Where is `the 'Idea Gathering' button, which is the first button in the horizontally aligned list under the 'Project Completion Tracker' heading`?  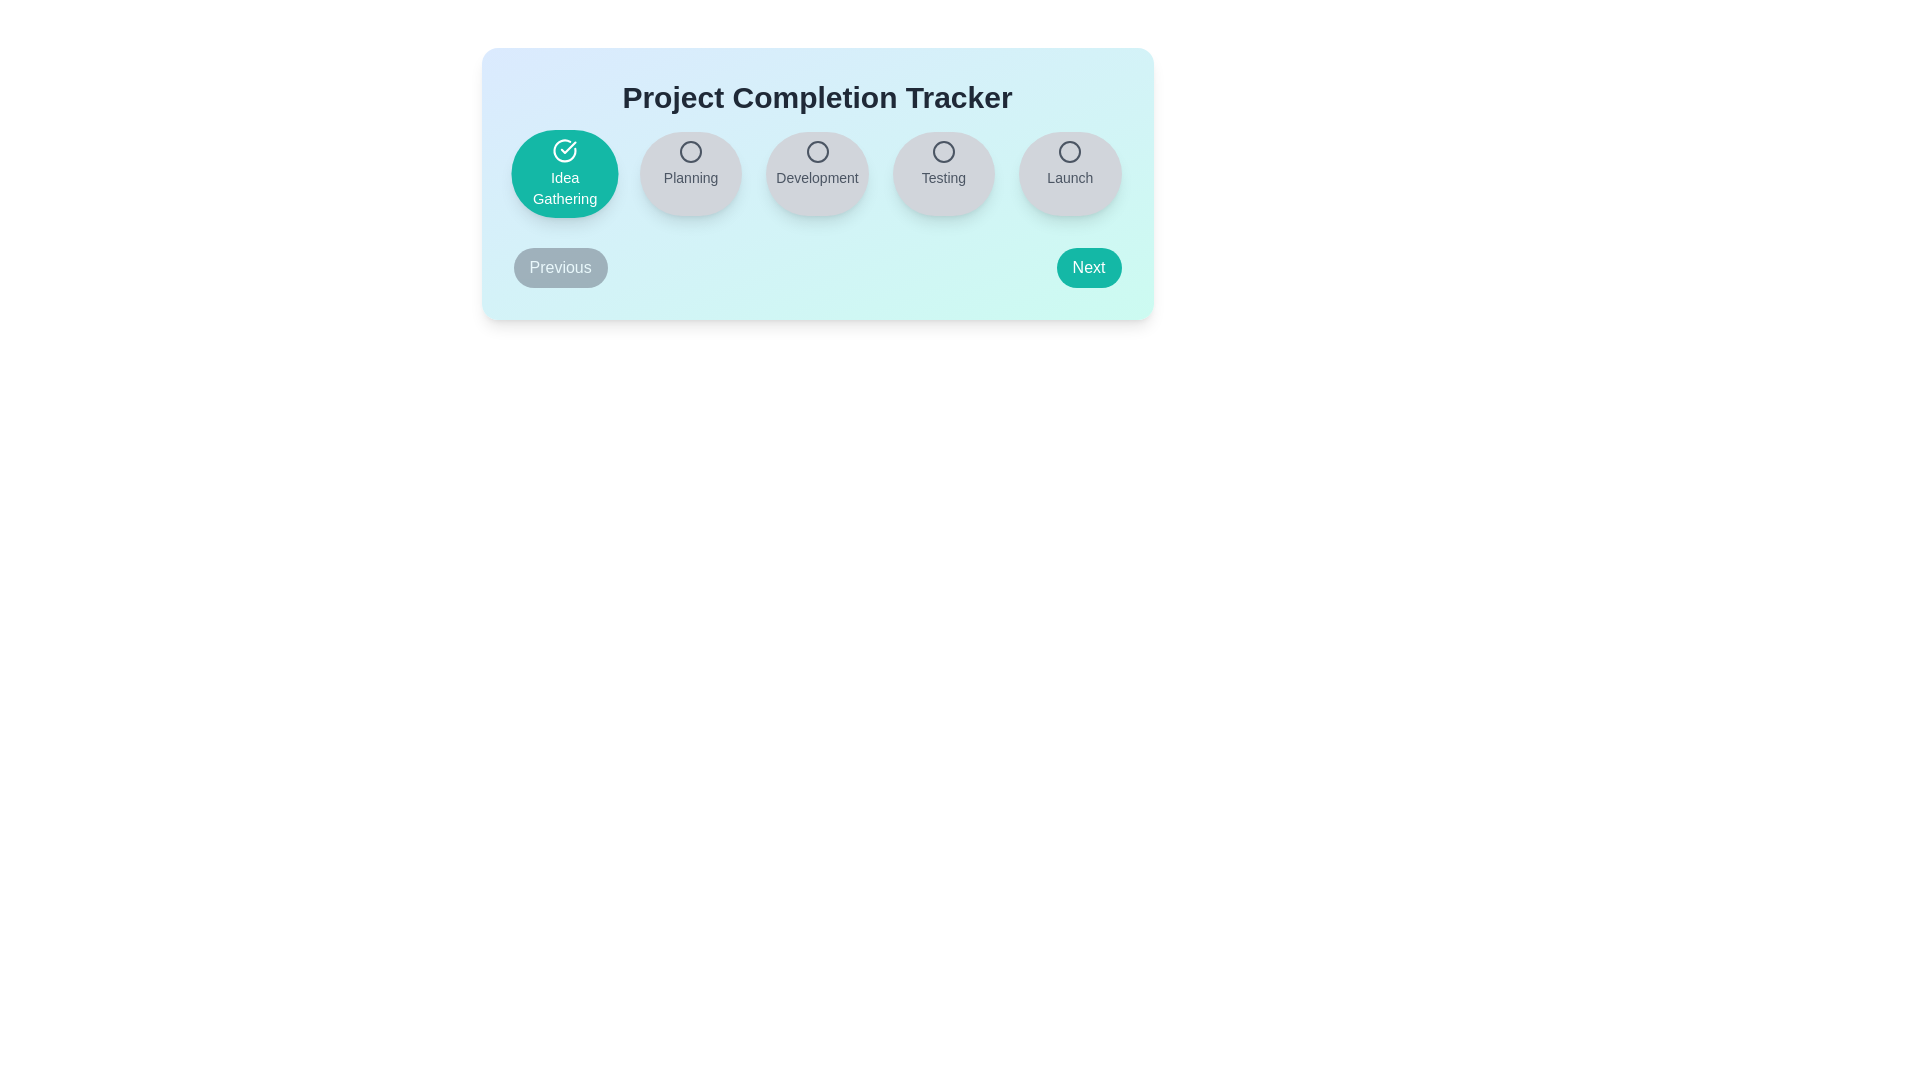 the 'Idea Gathering' button, which is the first button in the horizontally aligned list under the 'Project Completion Tracker' heading is located at coordinates (563, 172).